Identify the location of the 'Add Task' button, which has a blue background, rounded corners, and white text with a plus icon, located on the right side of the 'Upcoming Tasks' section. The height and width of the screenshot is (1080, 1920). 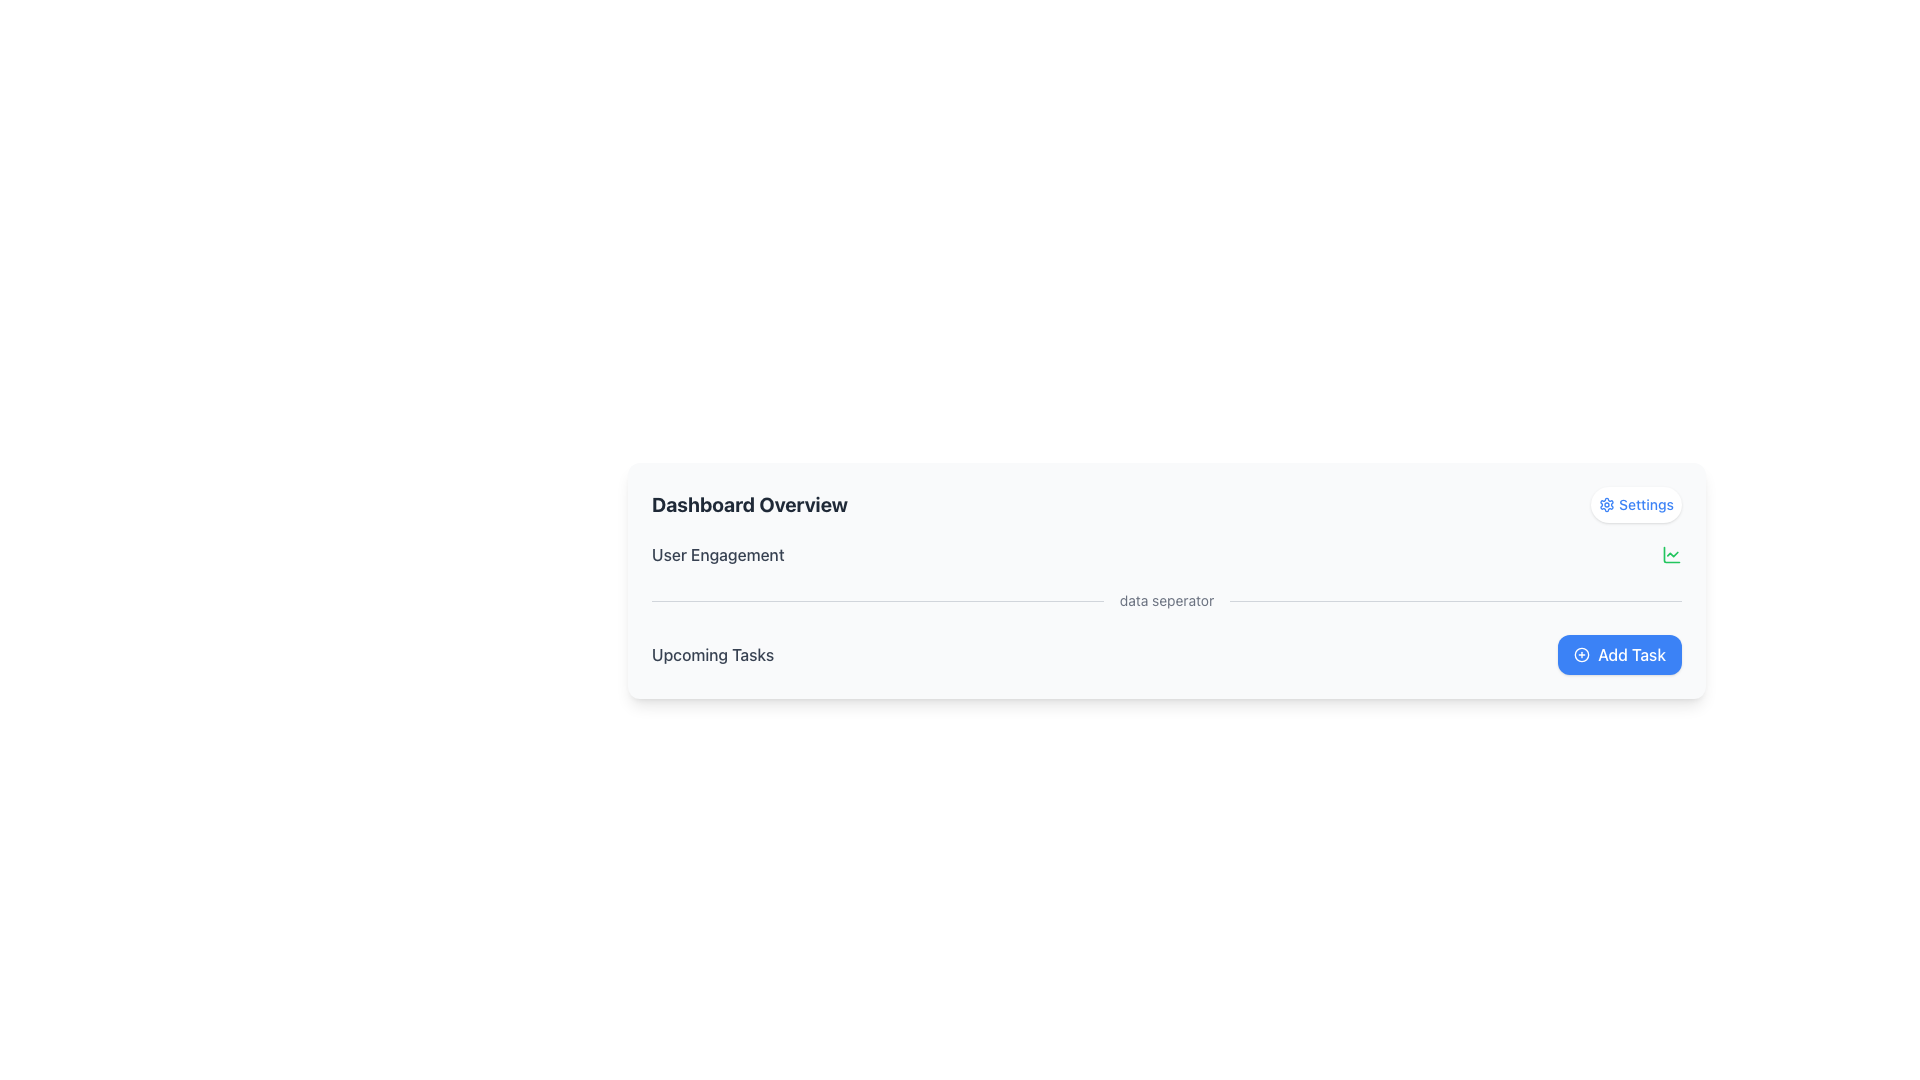
(1620, 655).